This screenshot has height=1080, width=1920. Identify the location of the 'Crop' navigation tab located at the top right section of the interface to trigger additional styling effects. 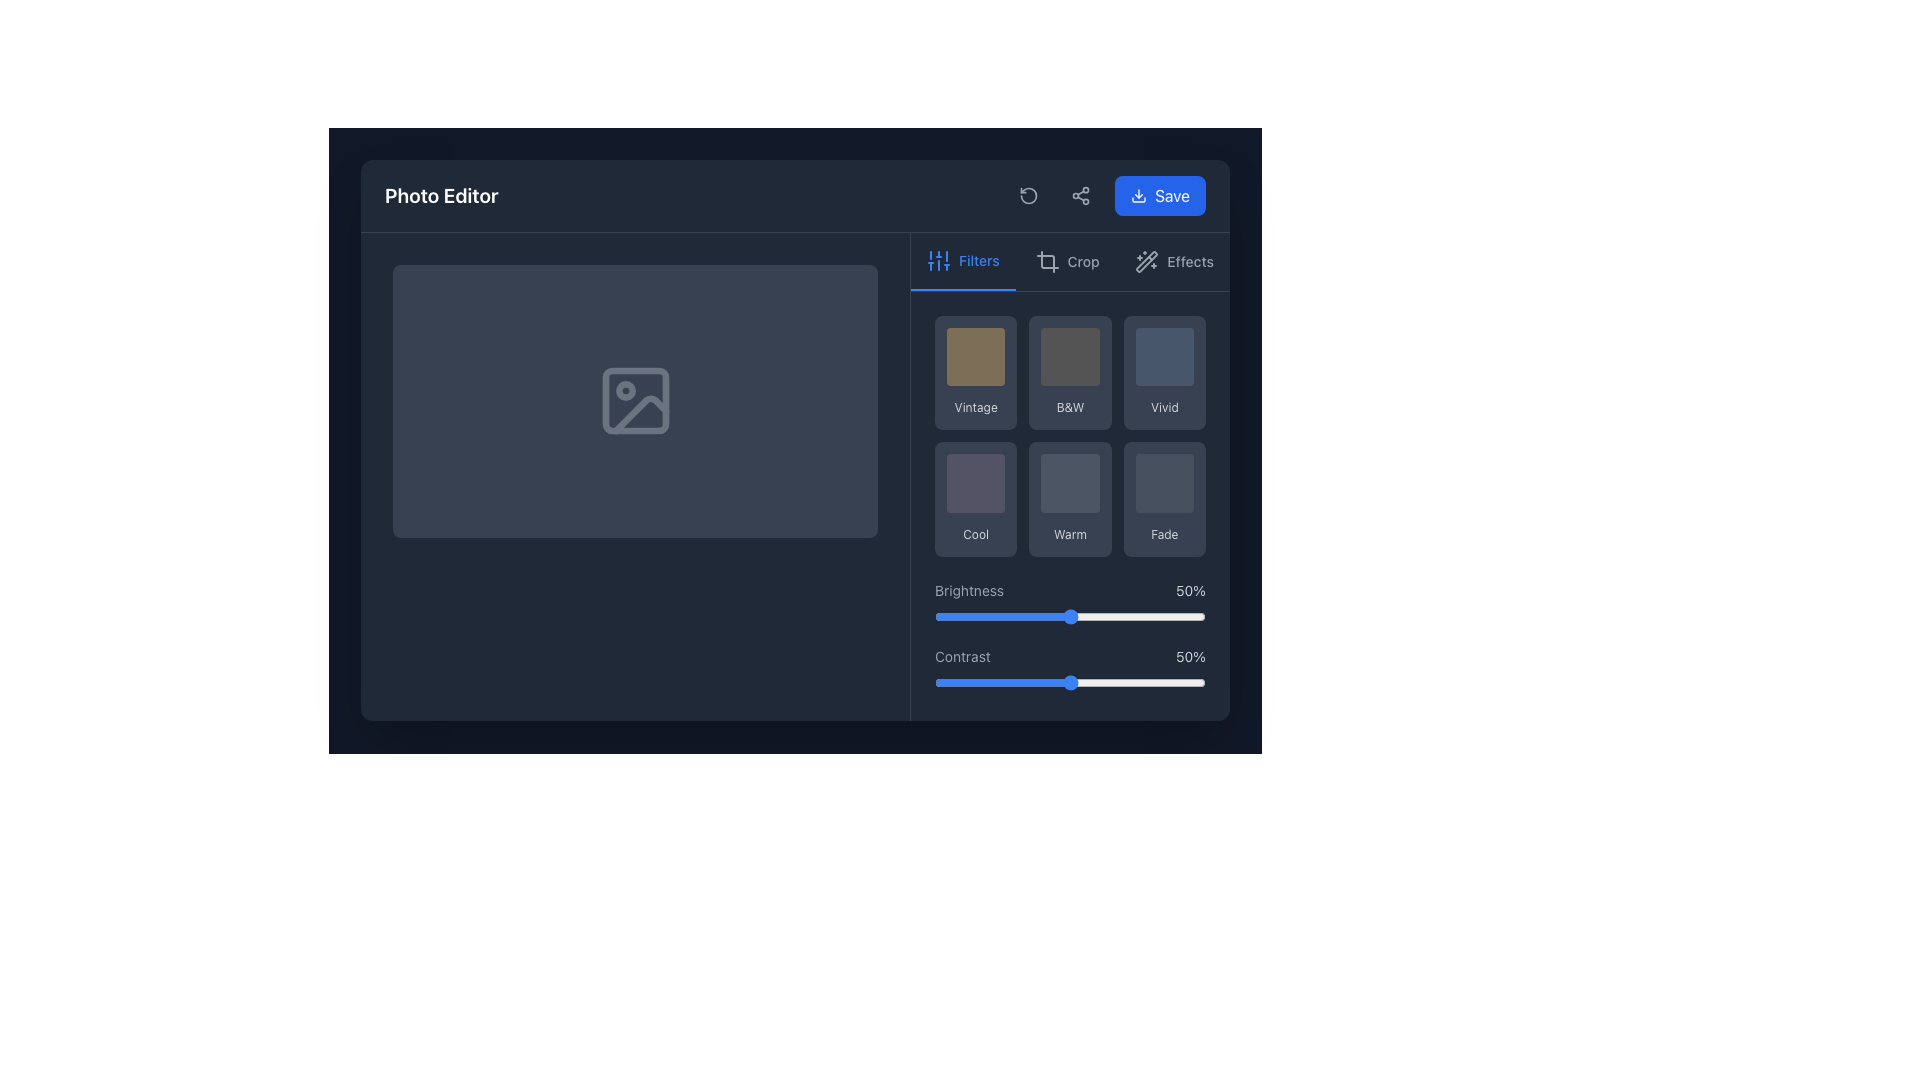
(1069, 261).